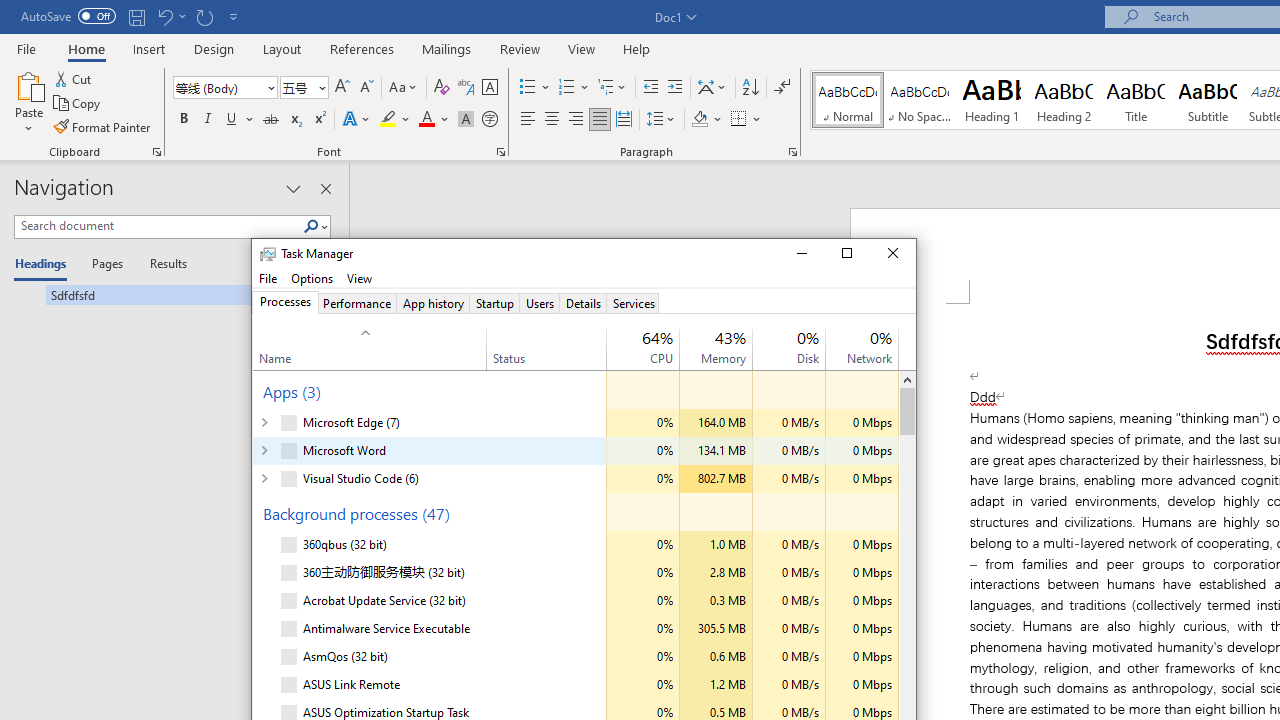  Describe the element at coordinates (267, 278) in the screenshot. I see `'File'` at that location.